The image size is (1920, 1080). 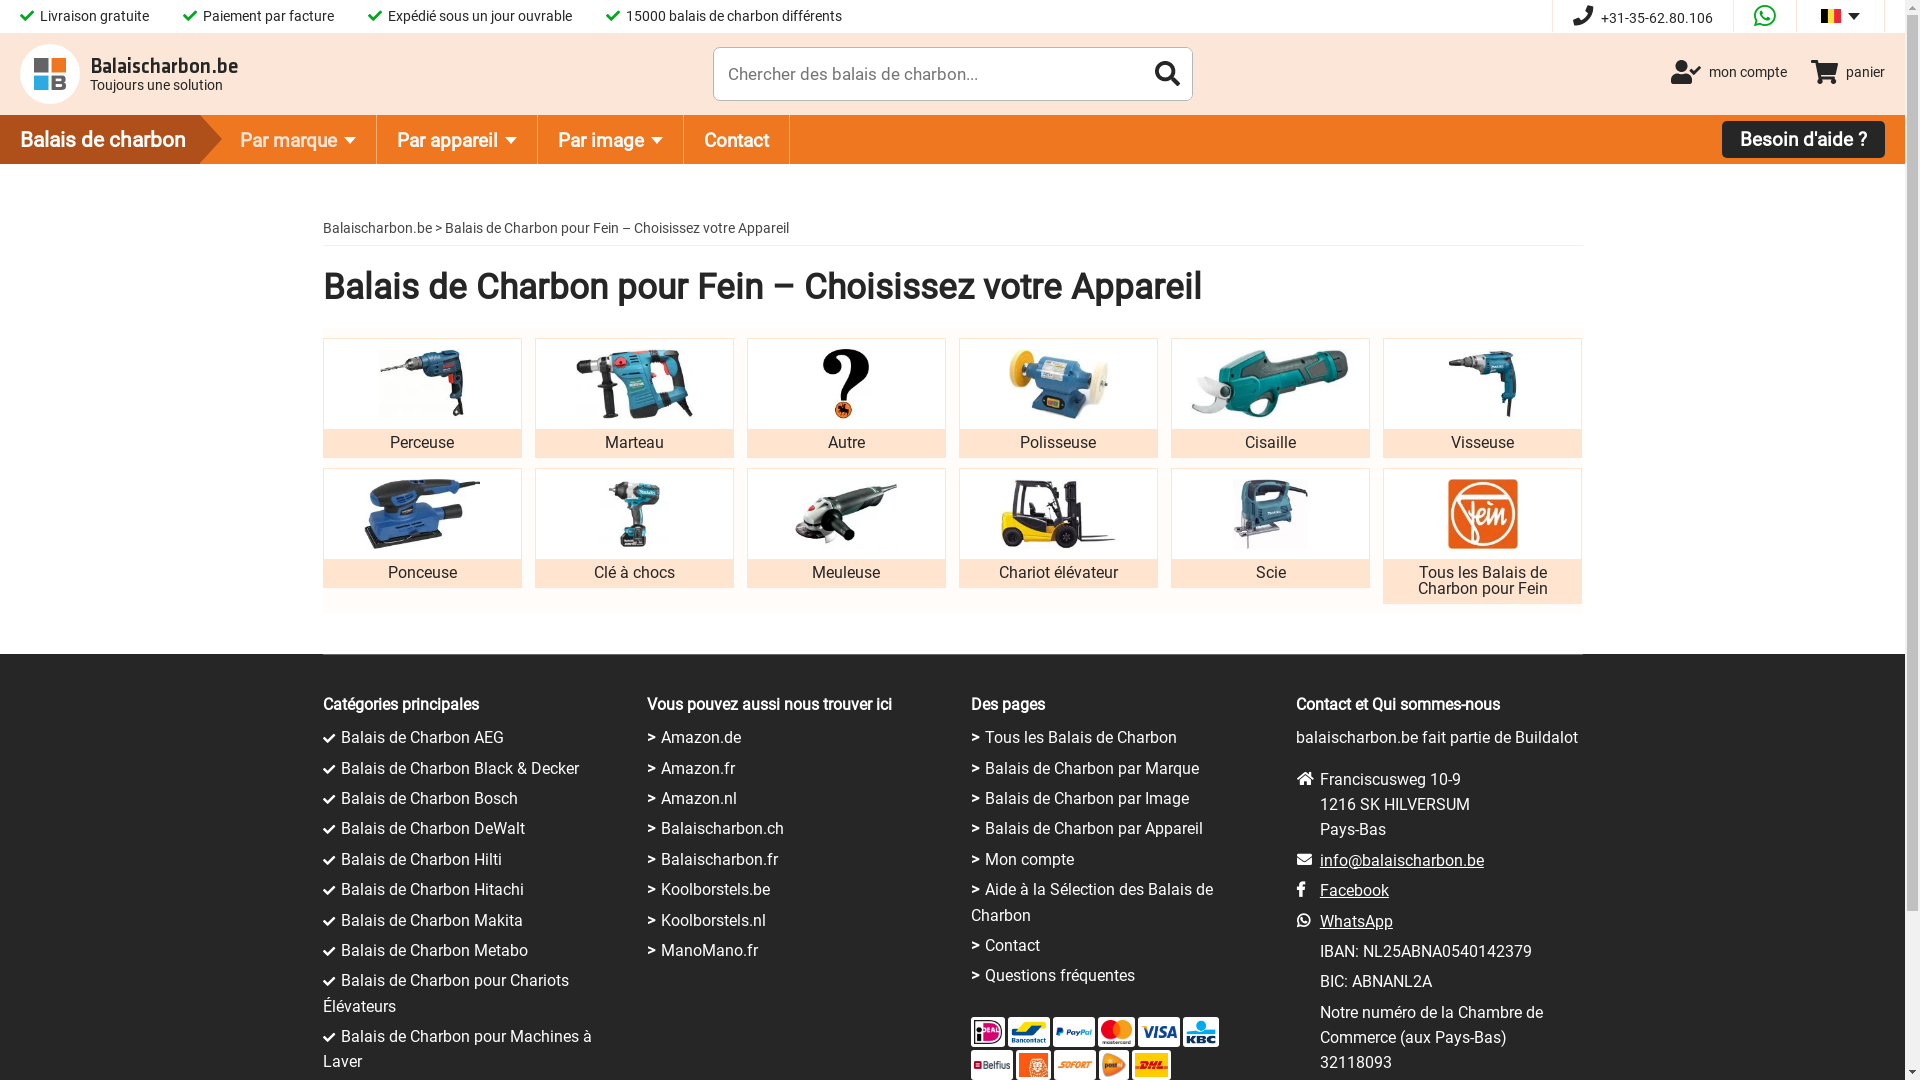 I want to click on 'Marteau', so click(x=534, y=397).